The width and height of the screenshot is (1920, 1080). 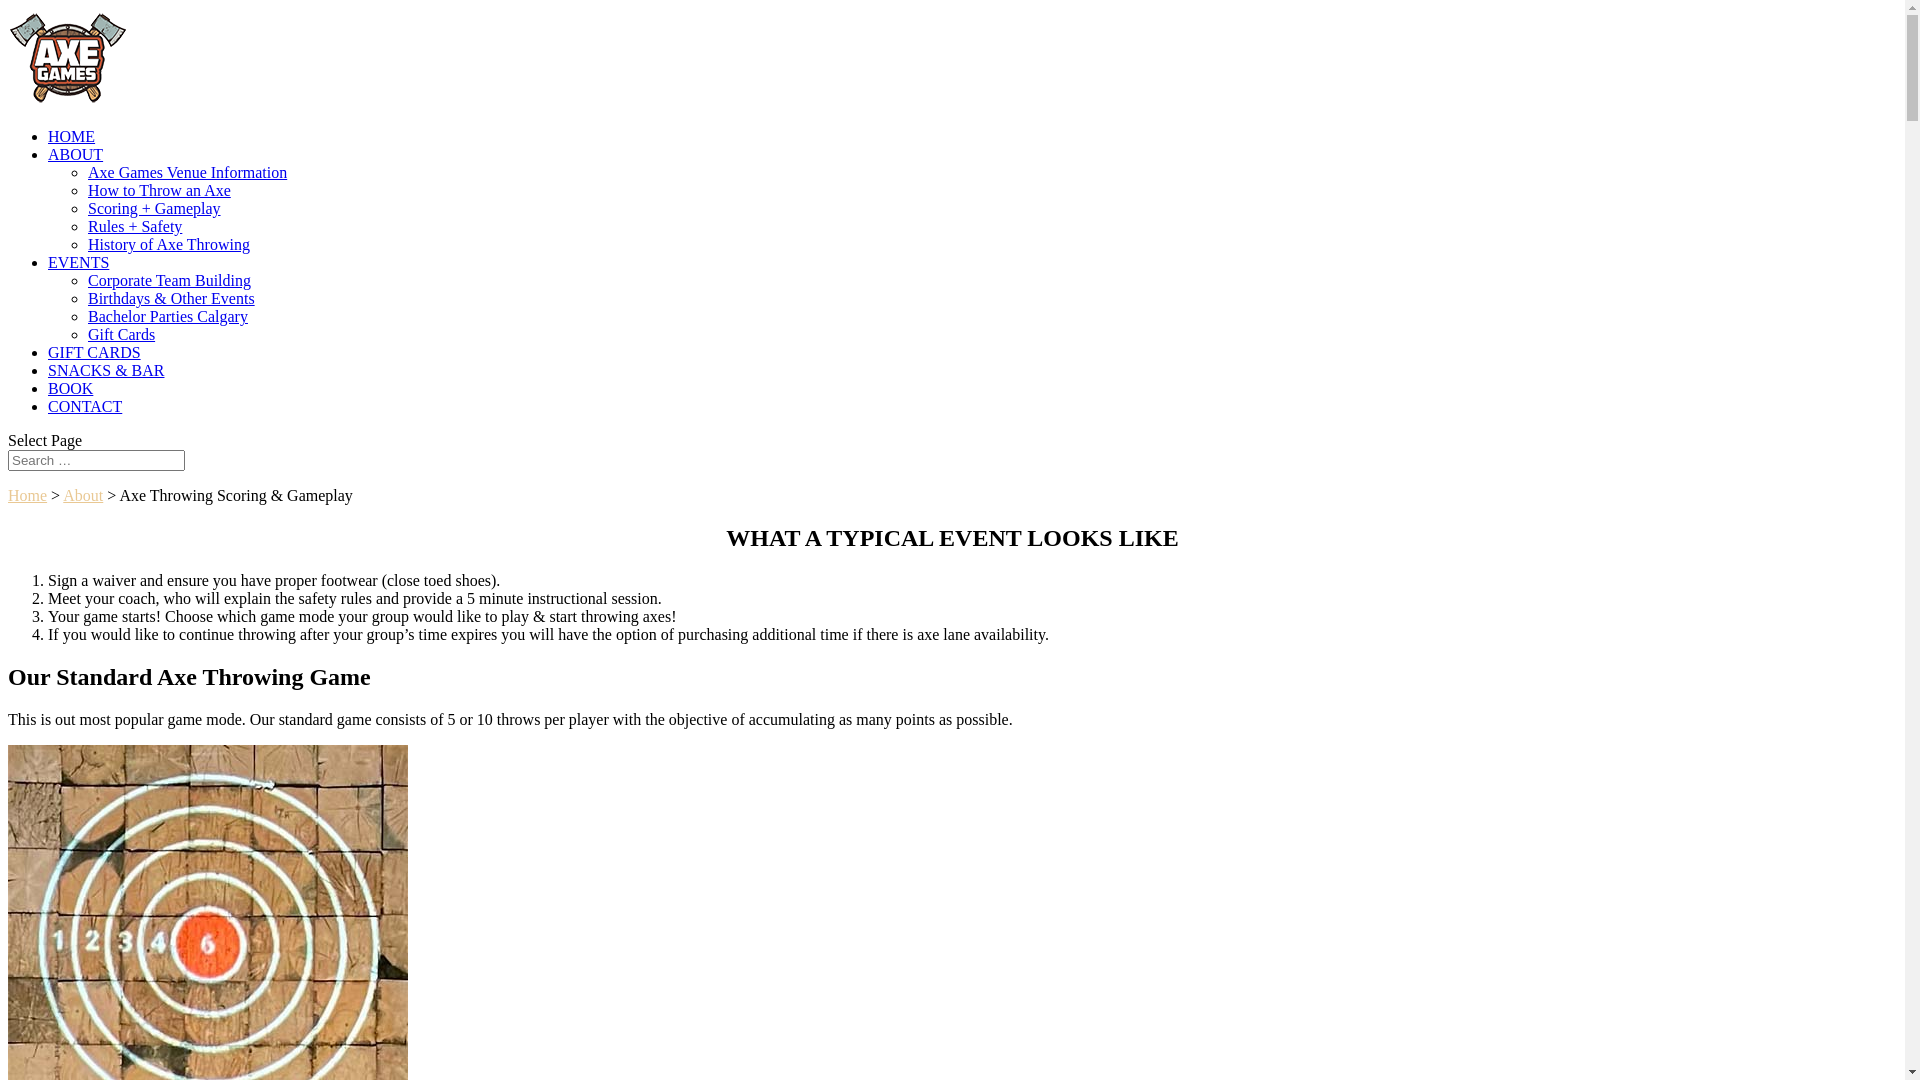 What do you see at coordinates (81, 495) in the screenshot?
I see `'About'` at bounding box center [81, 495].